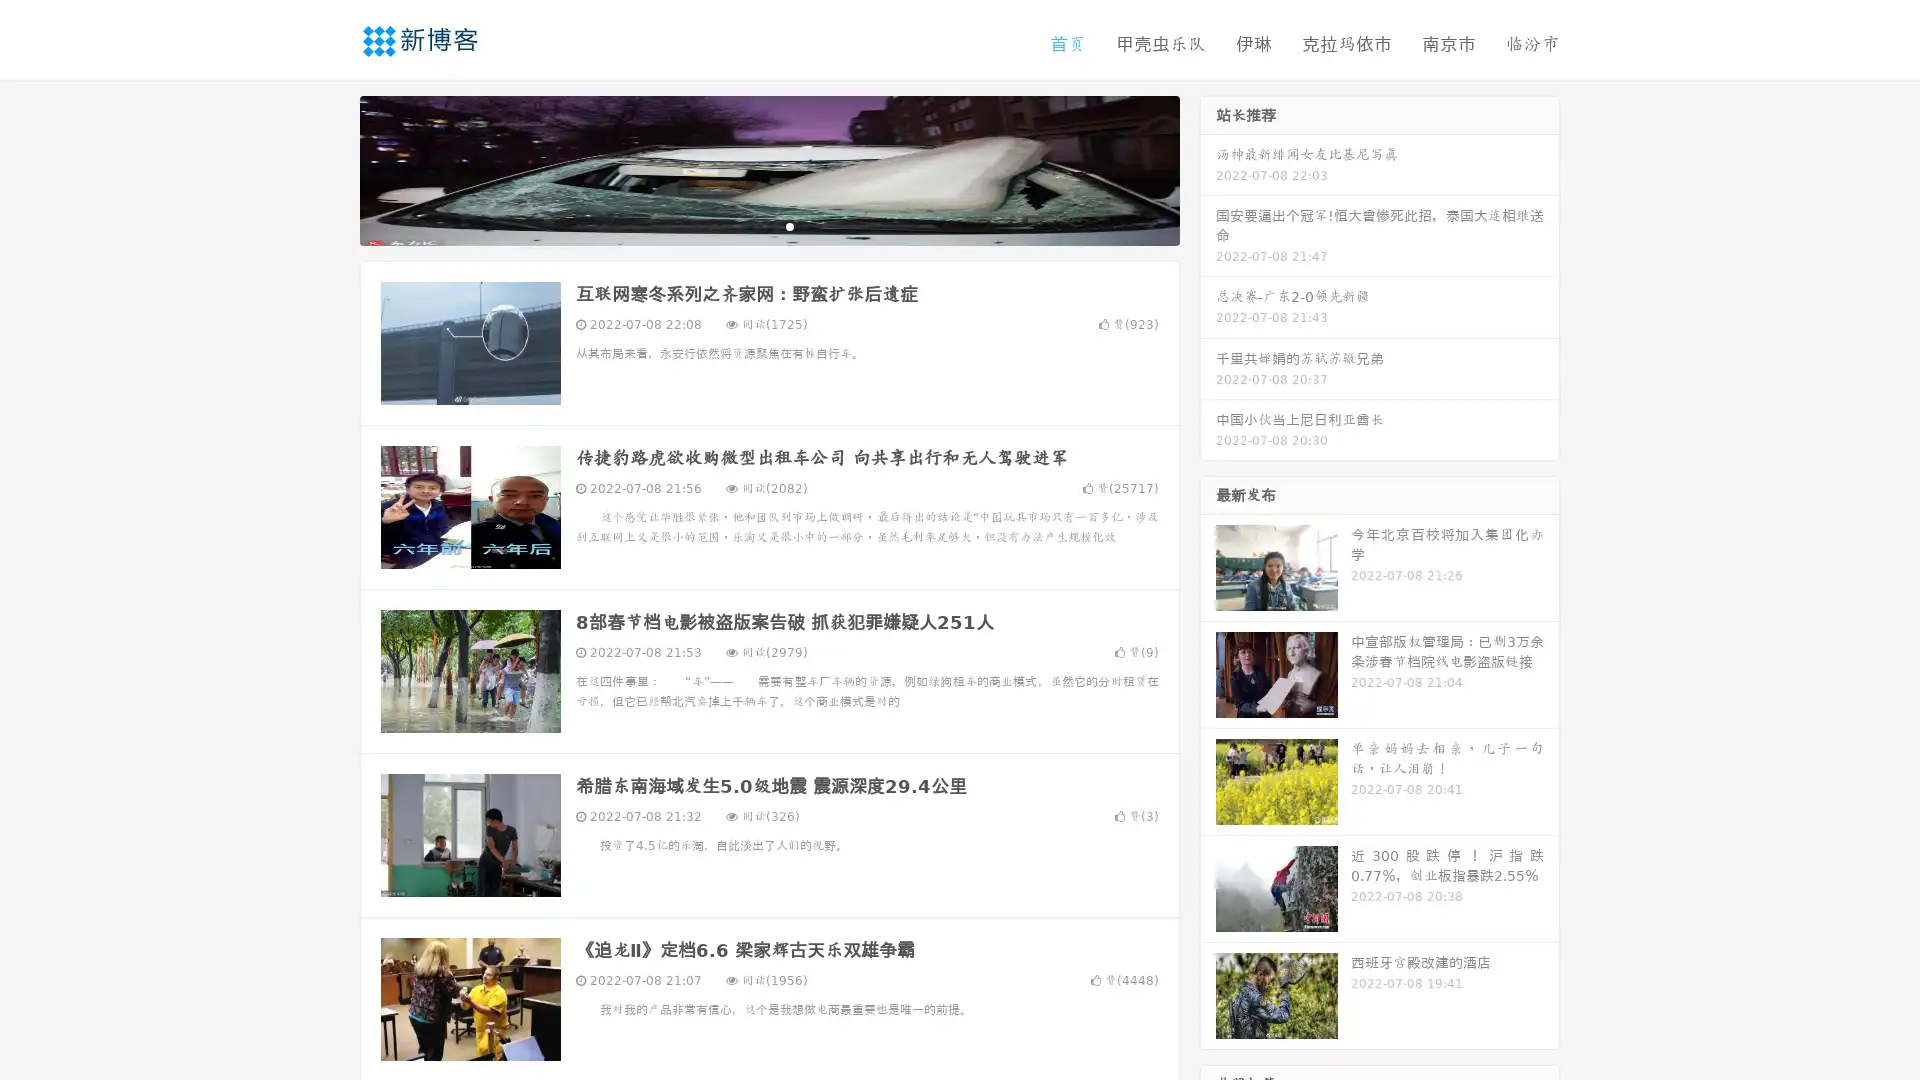 Image resolution: width=1920 pixels, height=1080 pixels. I want to click on Next slide, so click(1208, 168).